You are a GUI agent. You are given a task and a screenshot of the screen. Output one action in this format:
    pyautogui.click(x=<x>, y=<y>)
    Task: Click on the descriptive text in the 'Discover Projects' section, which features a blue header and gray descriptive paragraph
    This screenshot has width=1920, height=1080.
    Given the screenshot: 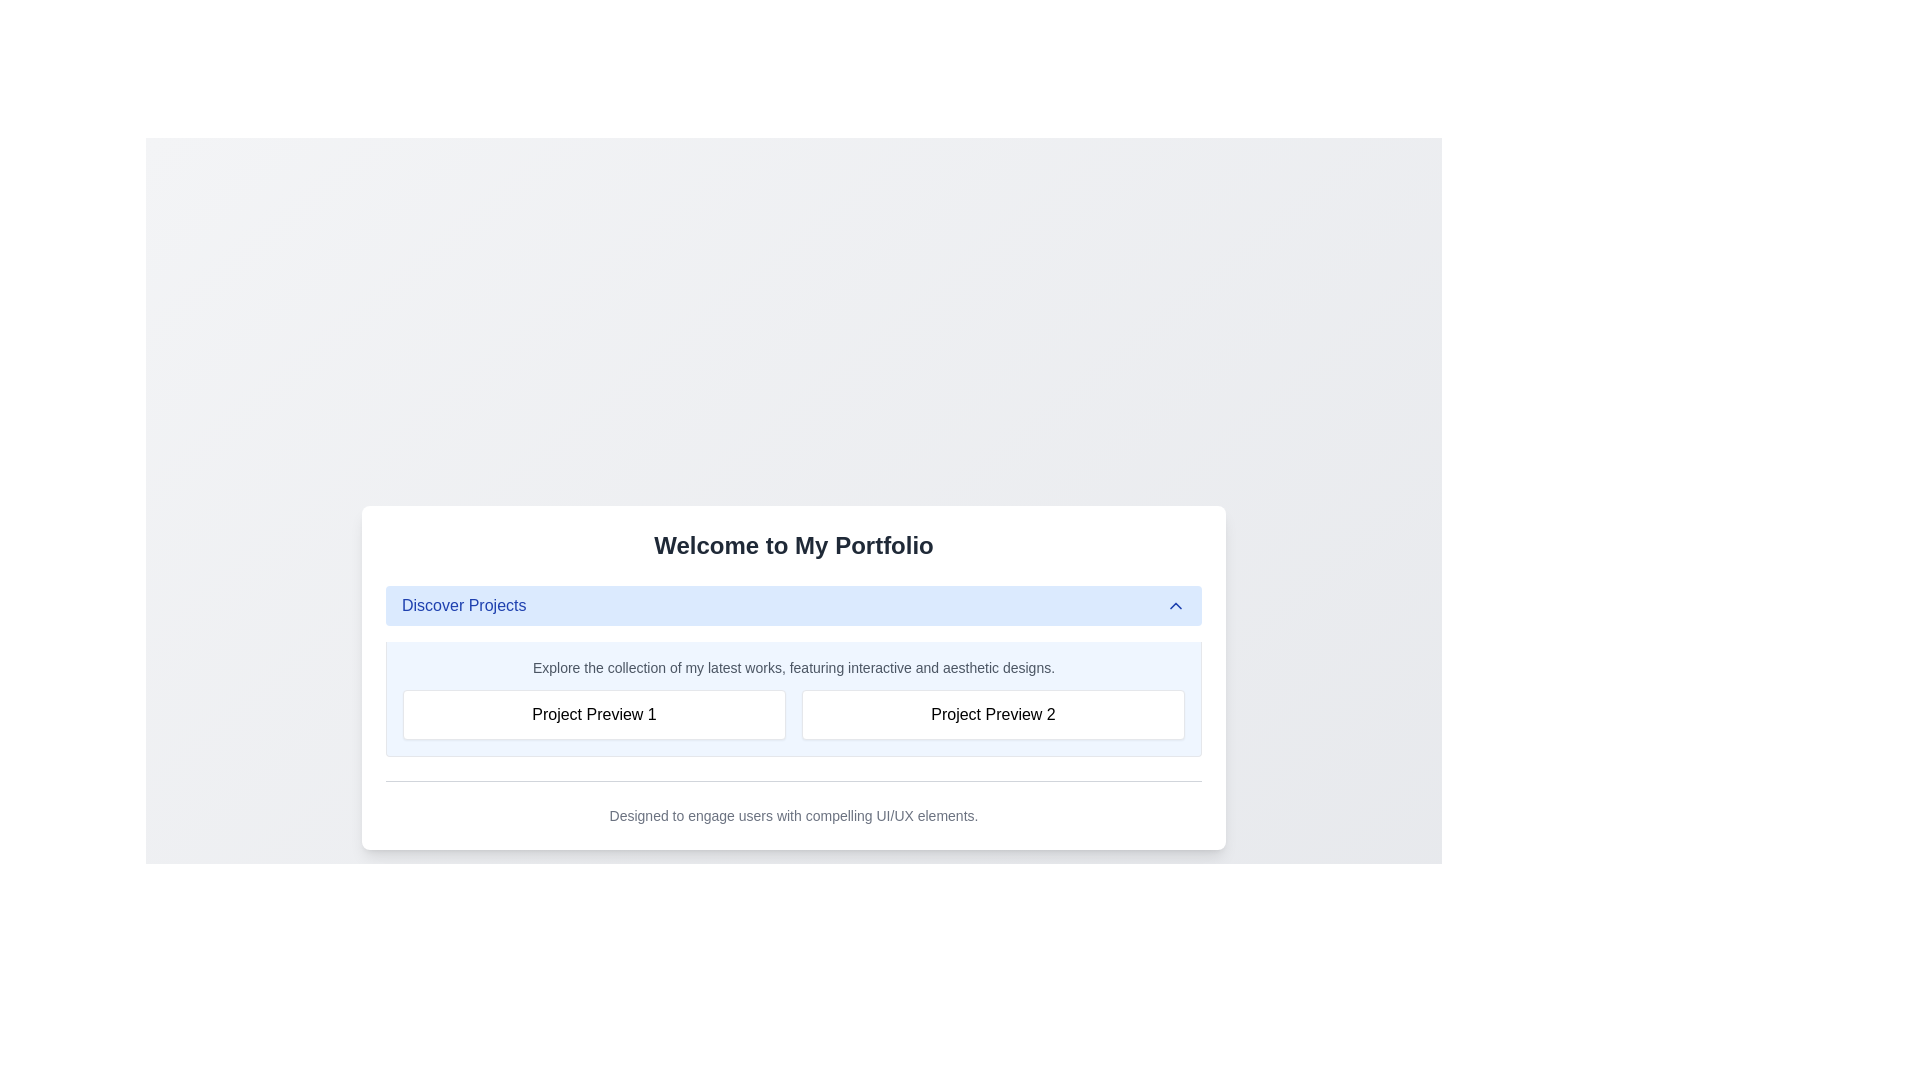 What is the action you would take?
    pyautogui.click(x=792, y=671)
    